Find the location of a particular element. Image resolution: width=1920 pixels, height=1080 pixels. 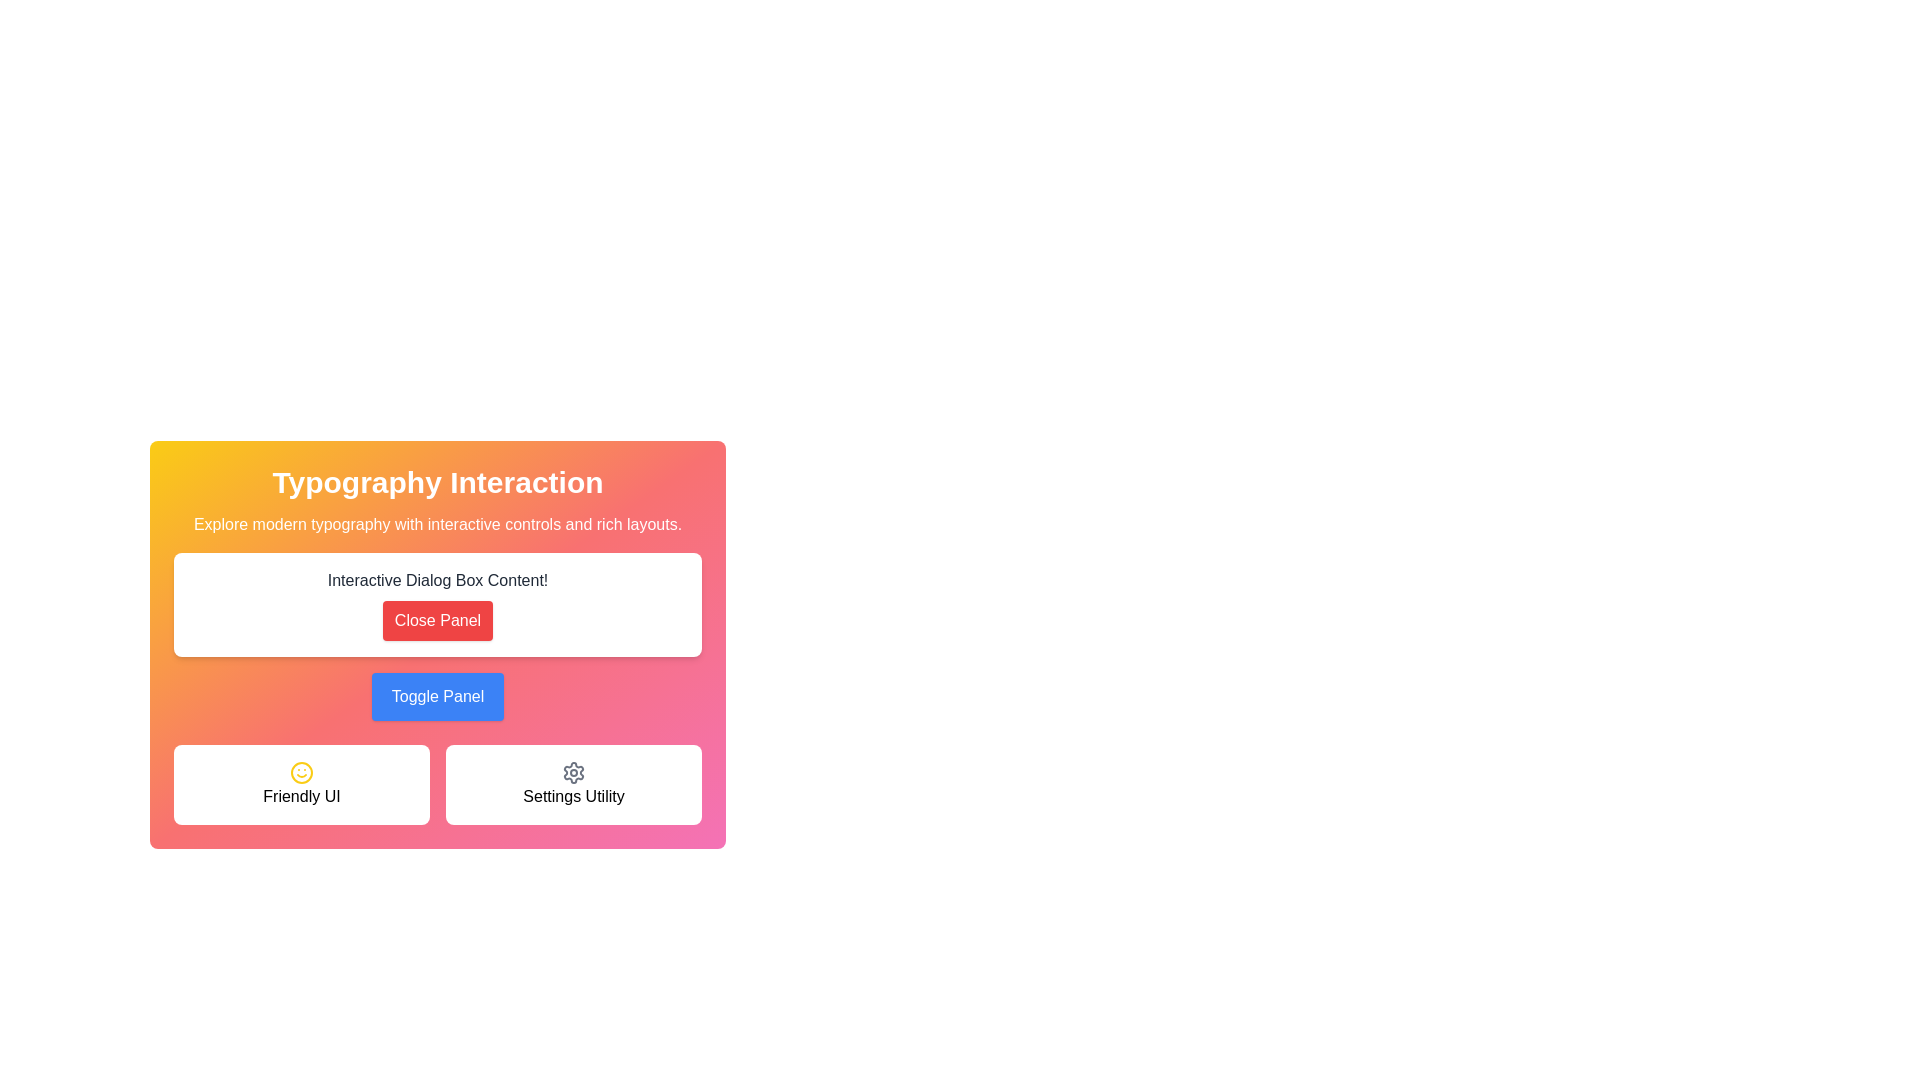

the gear icon in the lower-right corner of the interface is located at coordinates (573, 771).